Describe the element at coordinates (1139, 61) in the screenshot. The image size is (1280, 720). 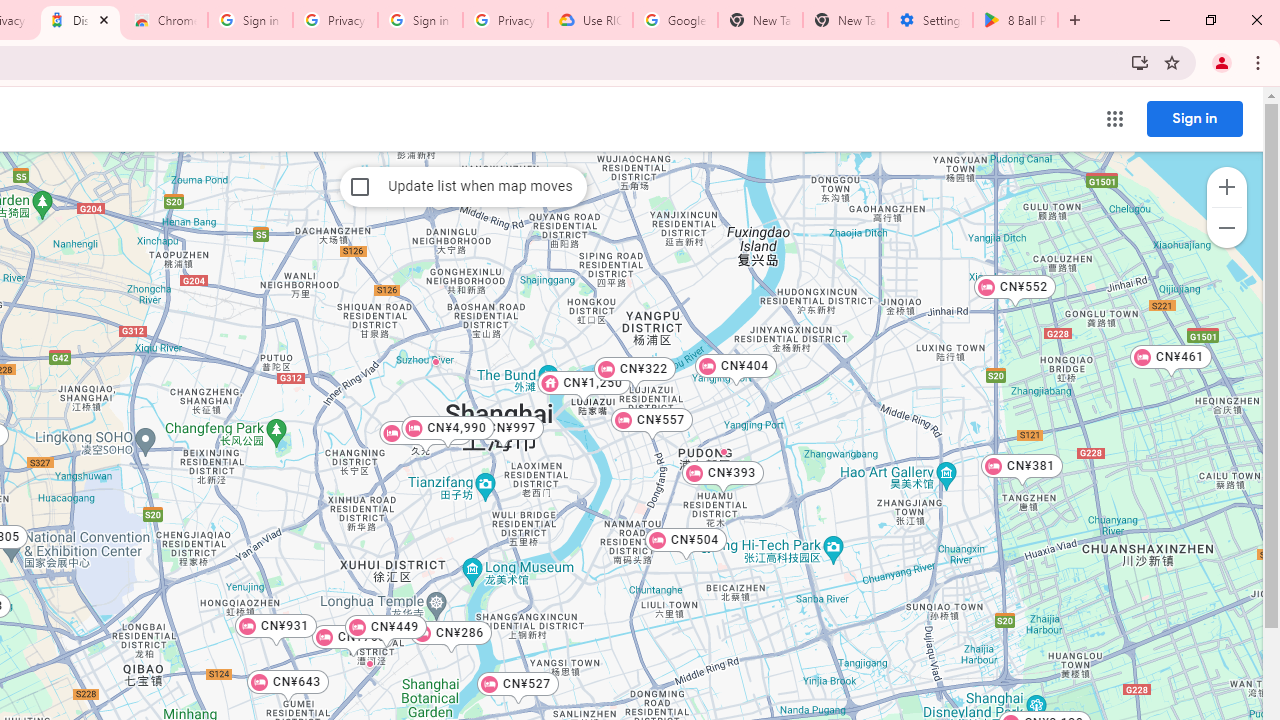
I see `'Install Trips all in one place'` at that location.